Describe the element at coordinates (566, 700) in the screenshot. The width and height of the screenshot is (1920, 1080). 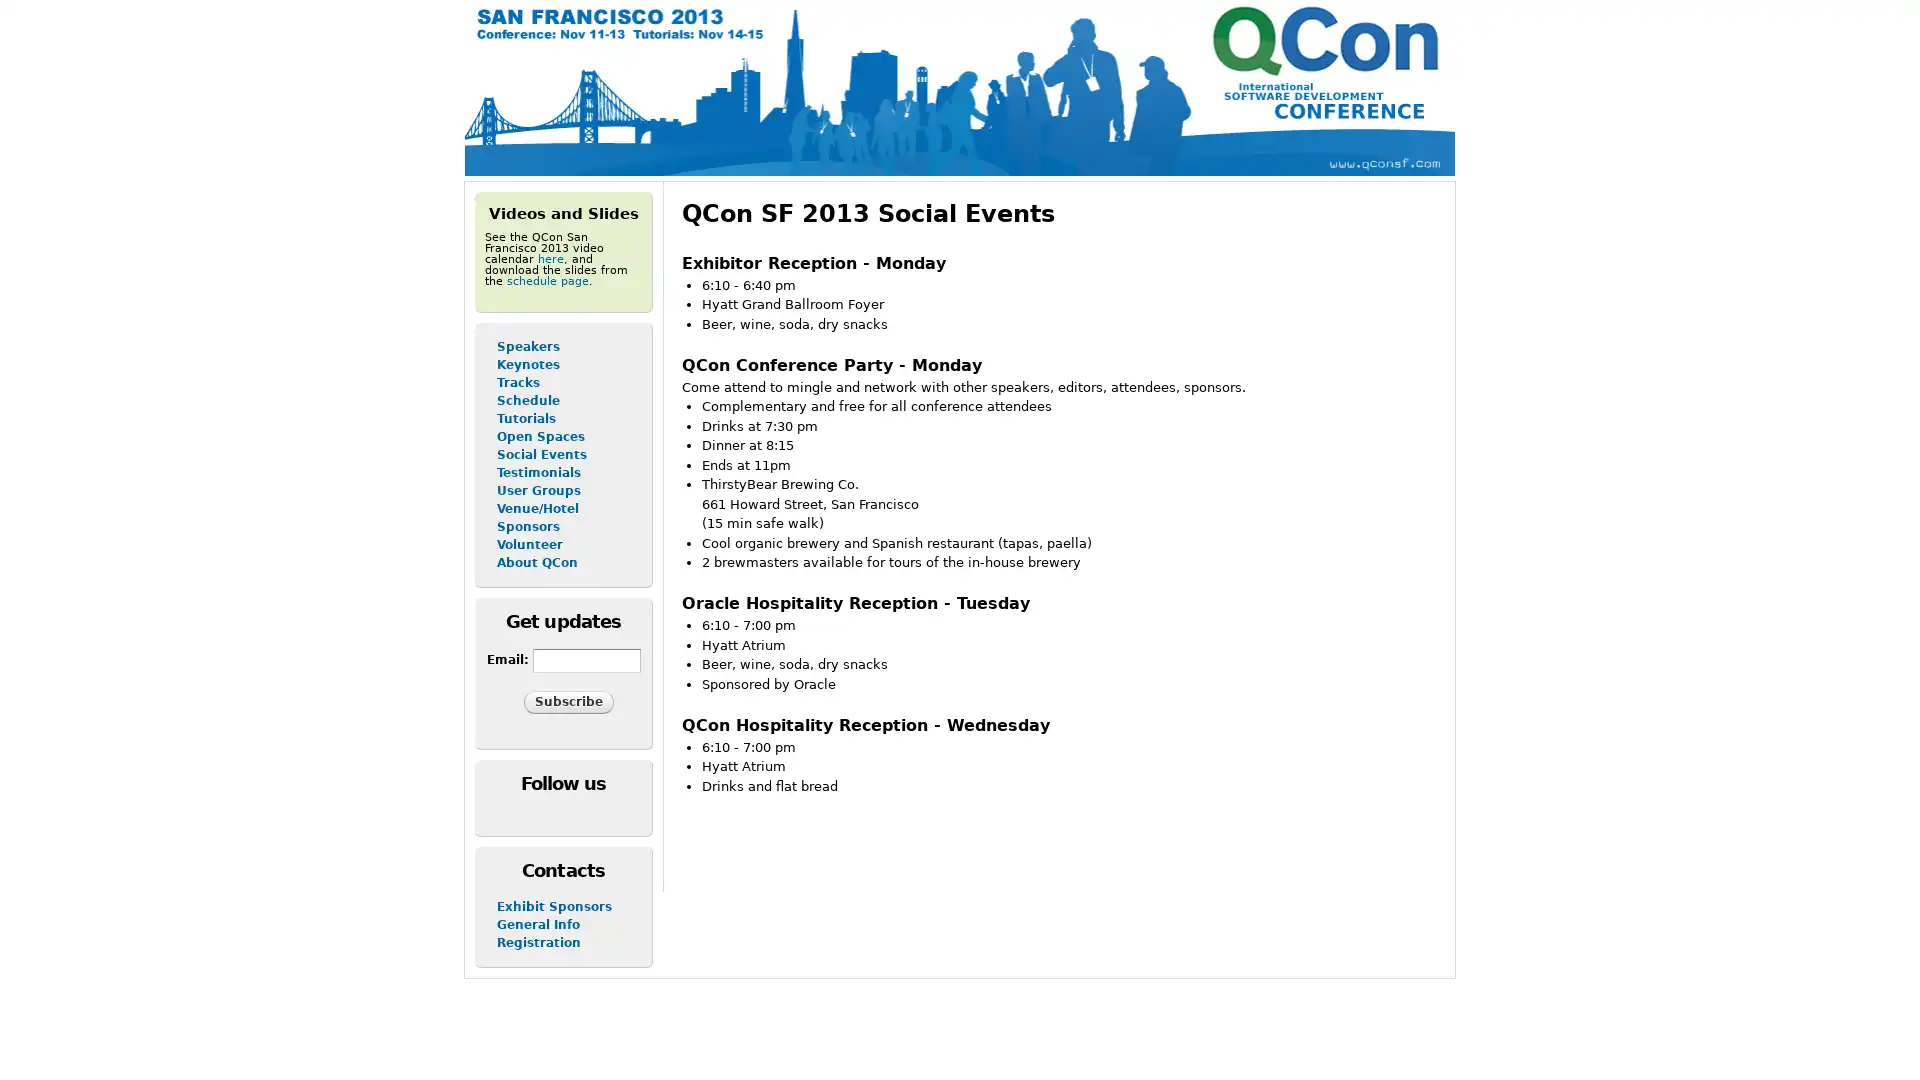
I see `Subscribe` at that location.